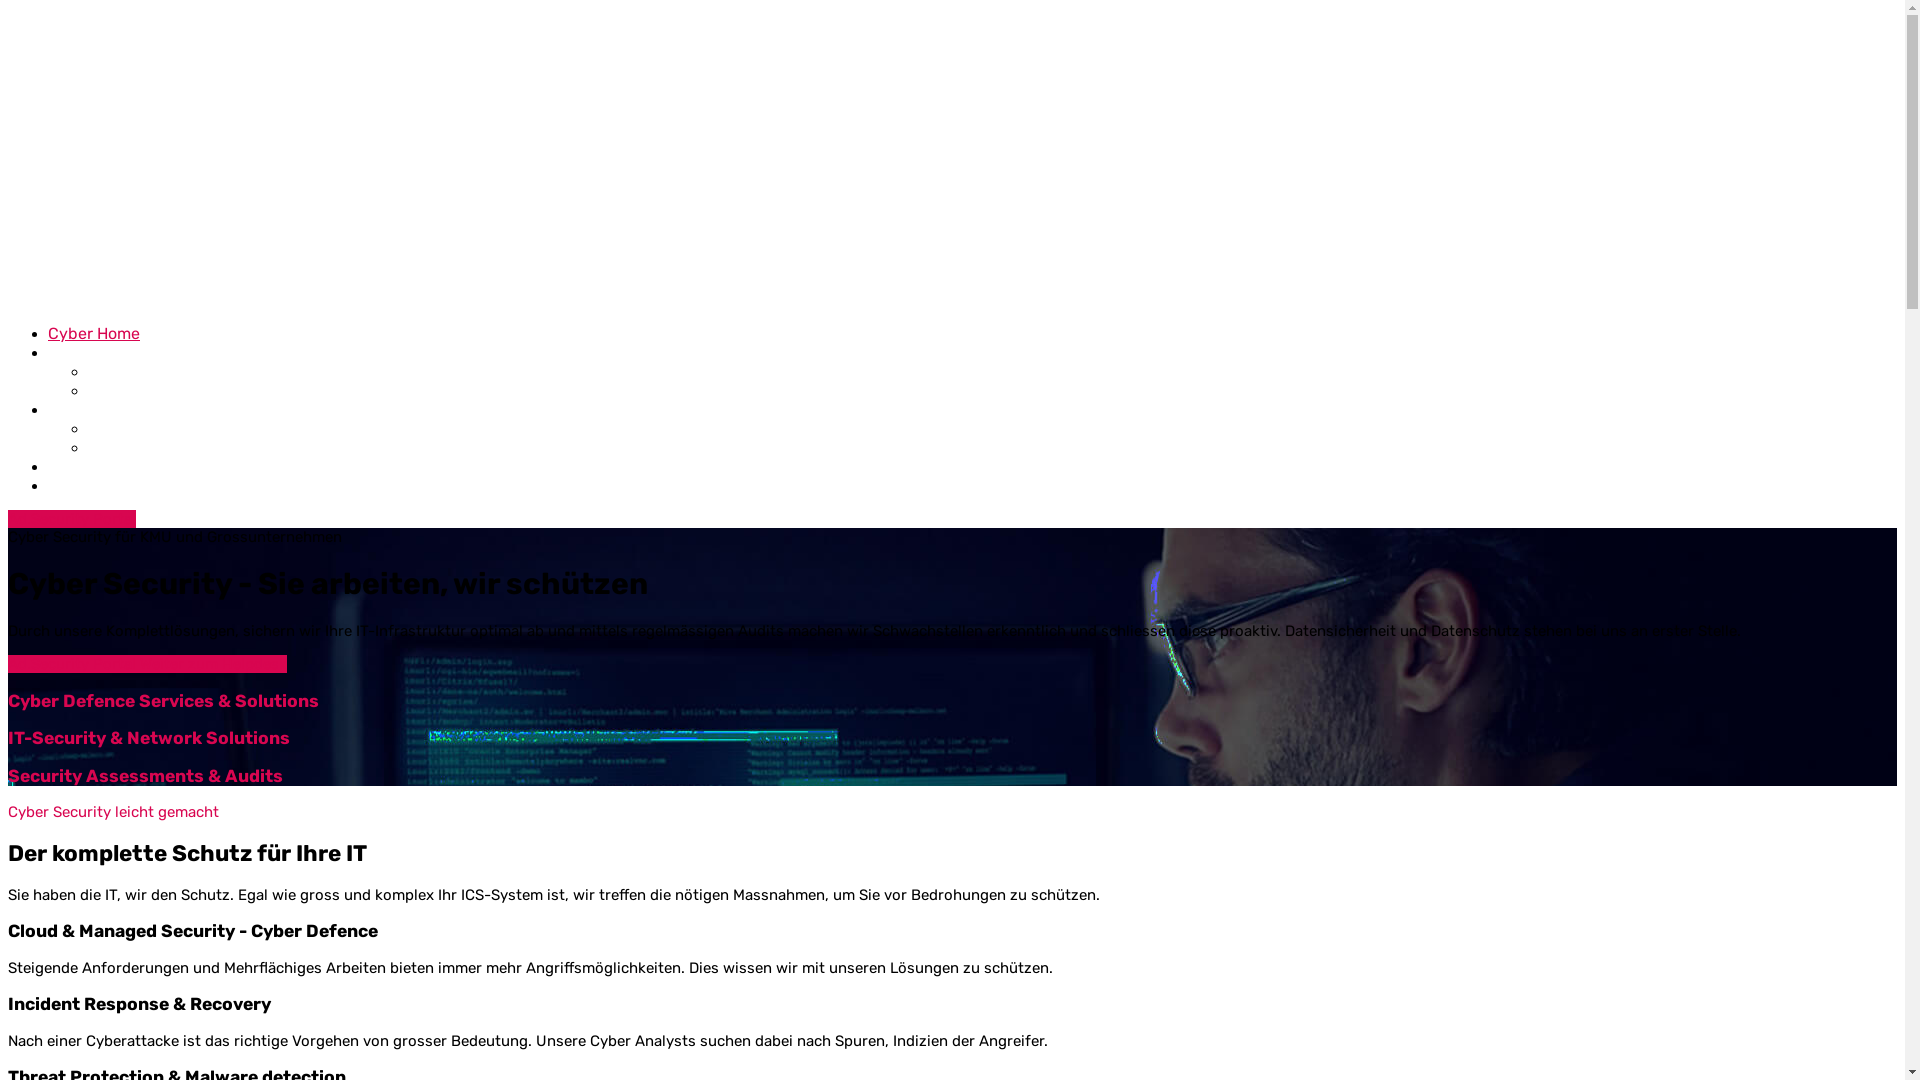  Describe the element at coordinates (86, 427) in the screenshot. I see `'M365 Security'` at that location.